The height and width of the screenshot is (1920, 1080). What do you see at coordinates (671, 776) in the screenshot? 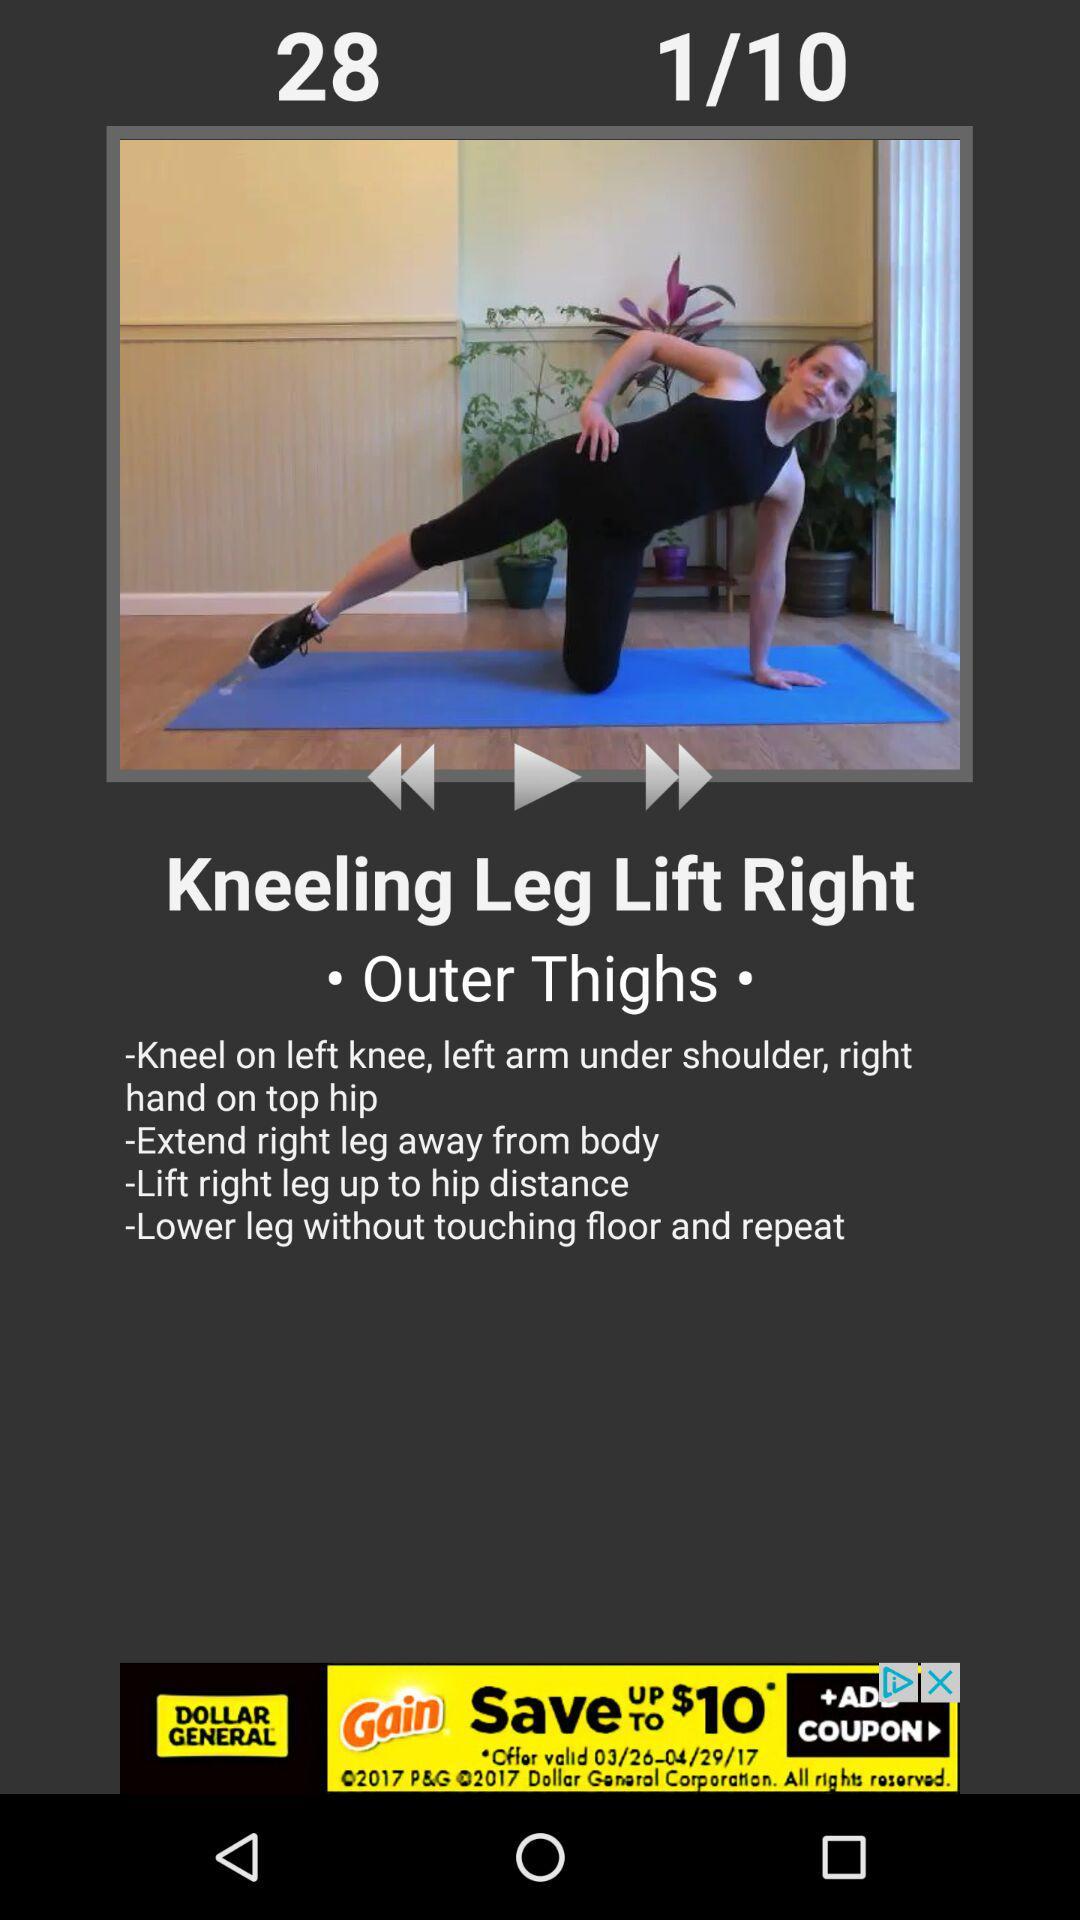
I see `next option` at bounding box center [671, 776].